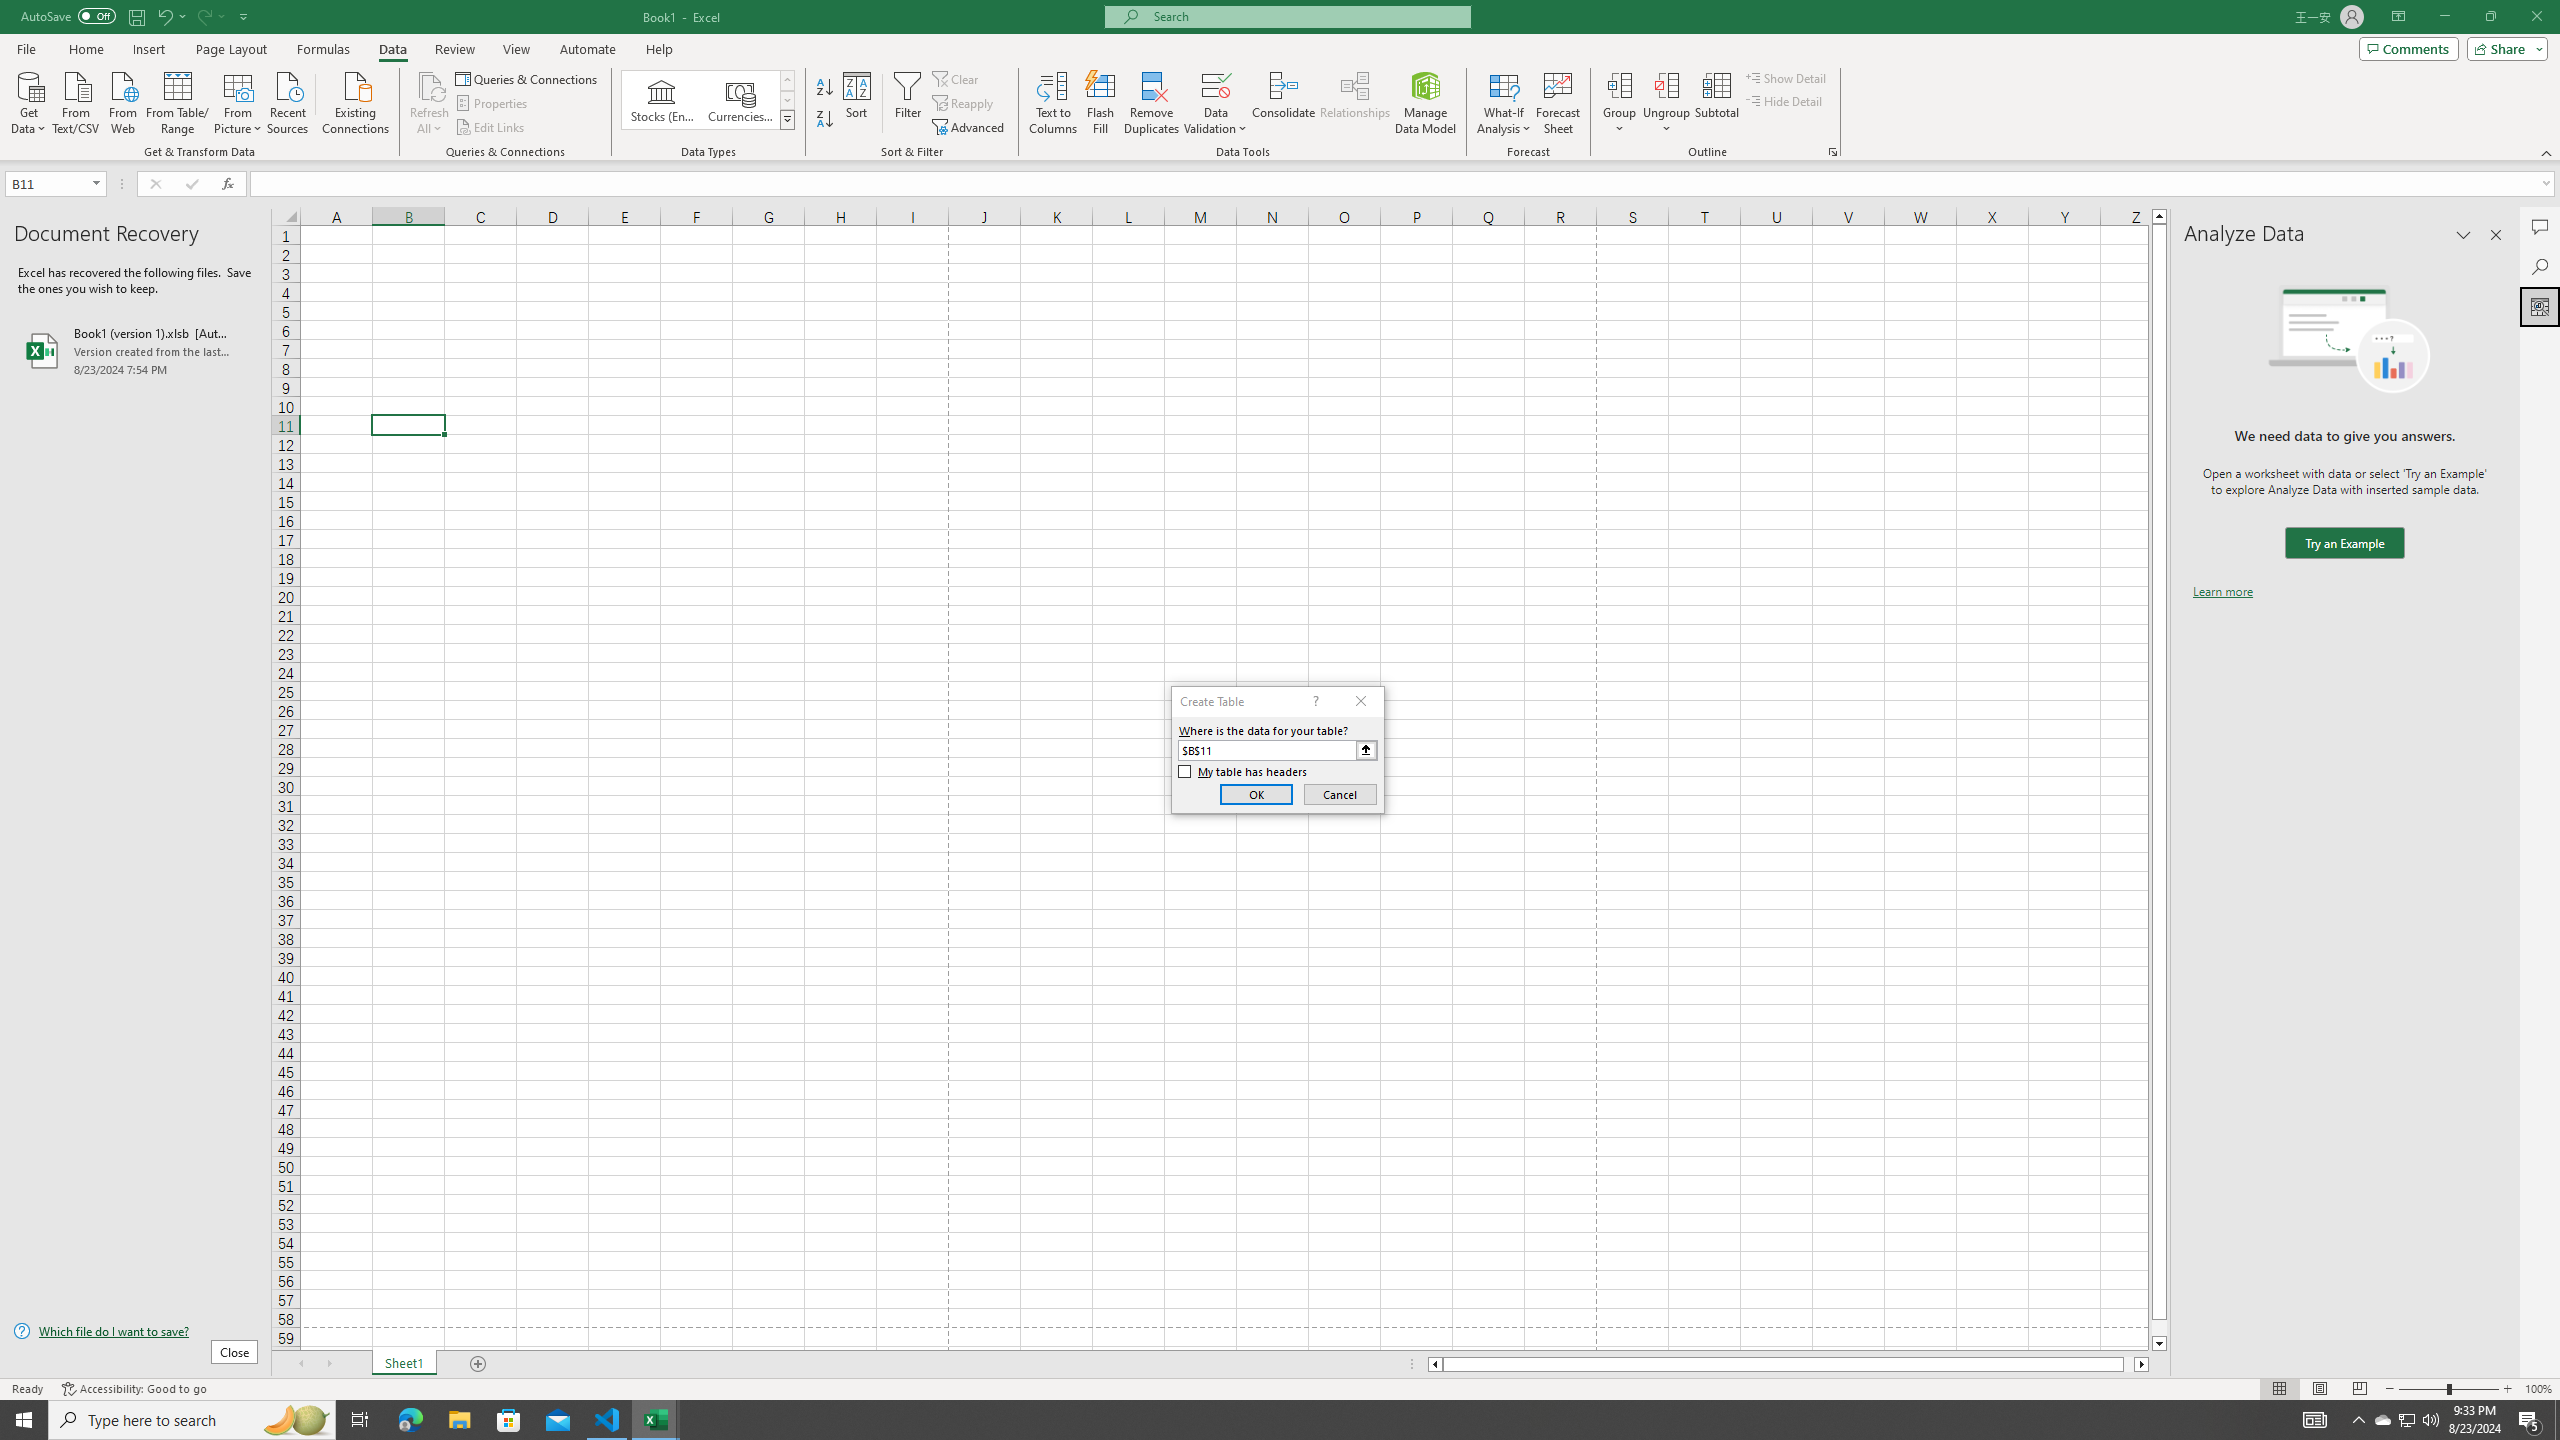 The height and width of the screenshot is (1440, 2560). What do you see at coordinates (2343, 543) in the screenshot?
I see `'We need data to give you answers. Try an Example'` at bounding box center [2343, 543].